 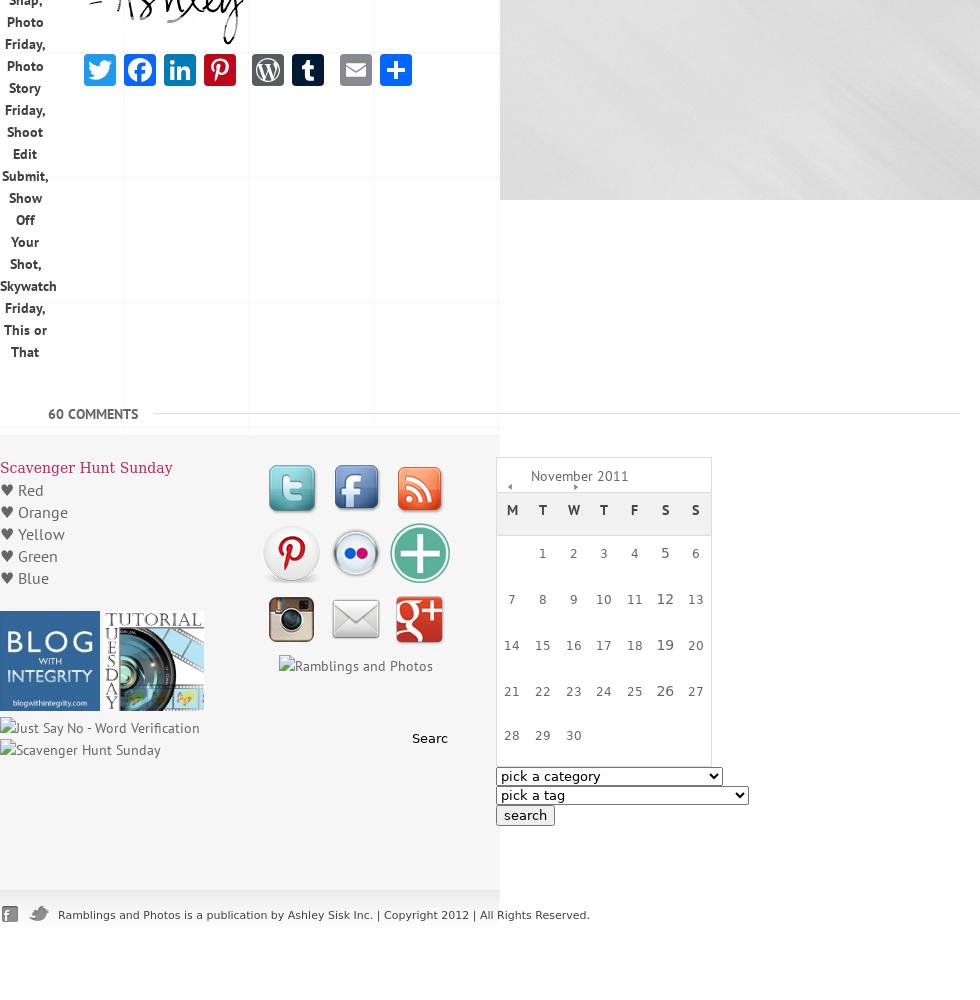 I want to click on '22', so click(x=543, y=691).